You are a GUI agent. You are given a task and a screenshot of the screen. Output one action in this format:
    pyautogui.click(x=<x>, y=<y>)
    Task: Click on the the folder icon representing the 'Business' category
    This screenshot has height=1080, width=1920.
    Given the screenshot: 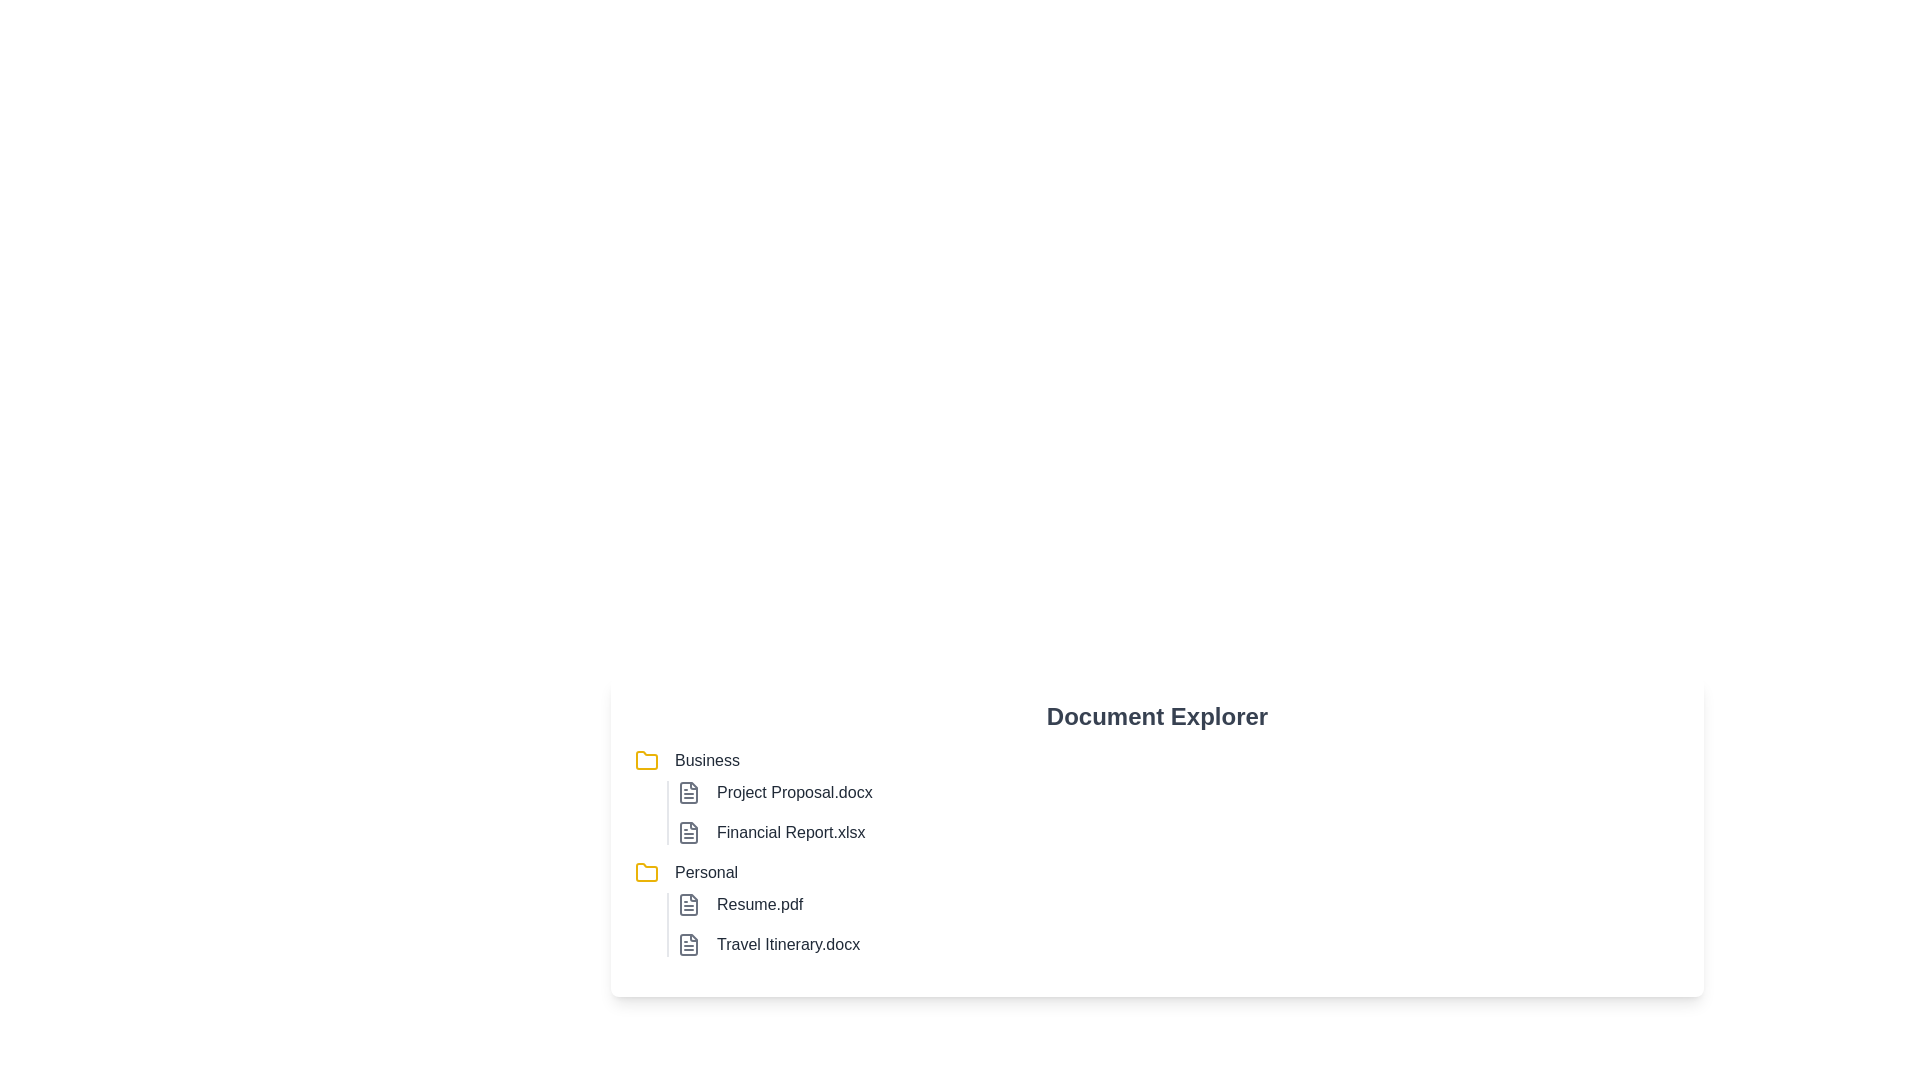 What is the action you would take?
    pyautogui.click(x=647, y=760)
    